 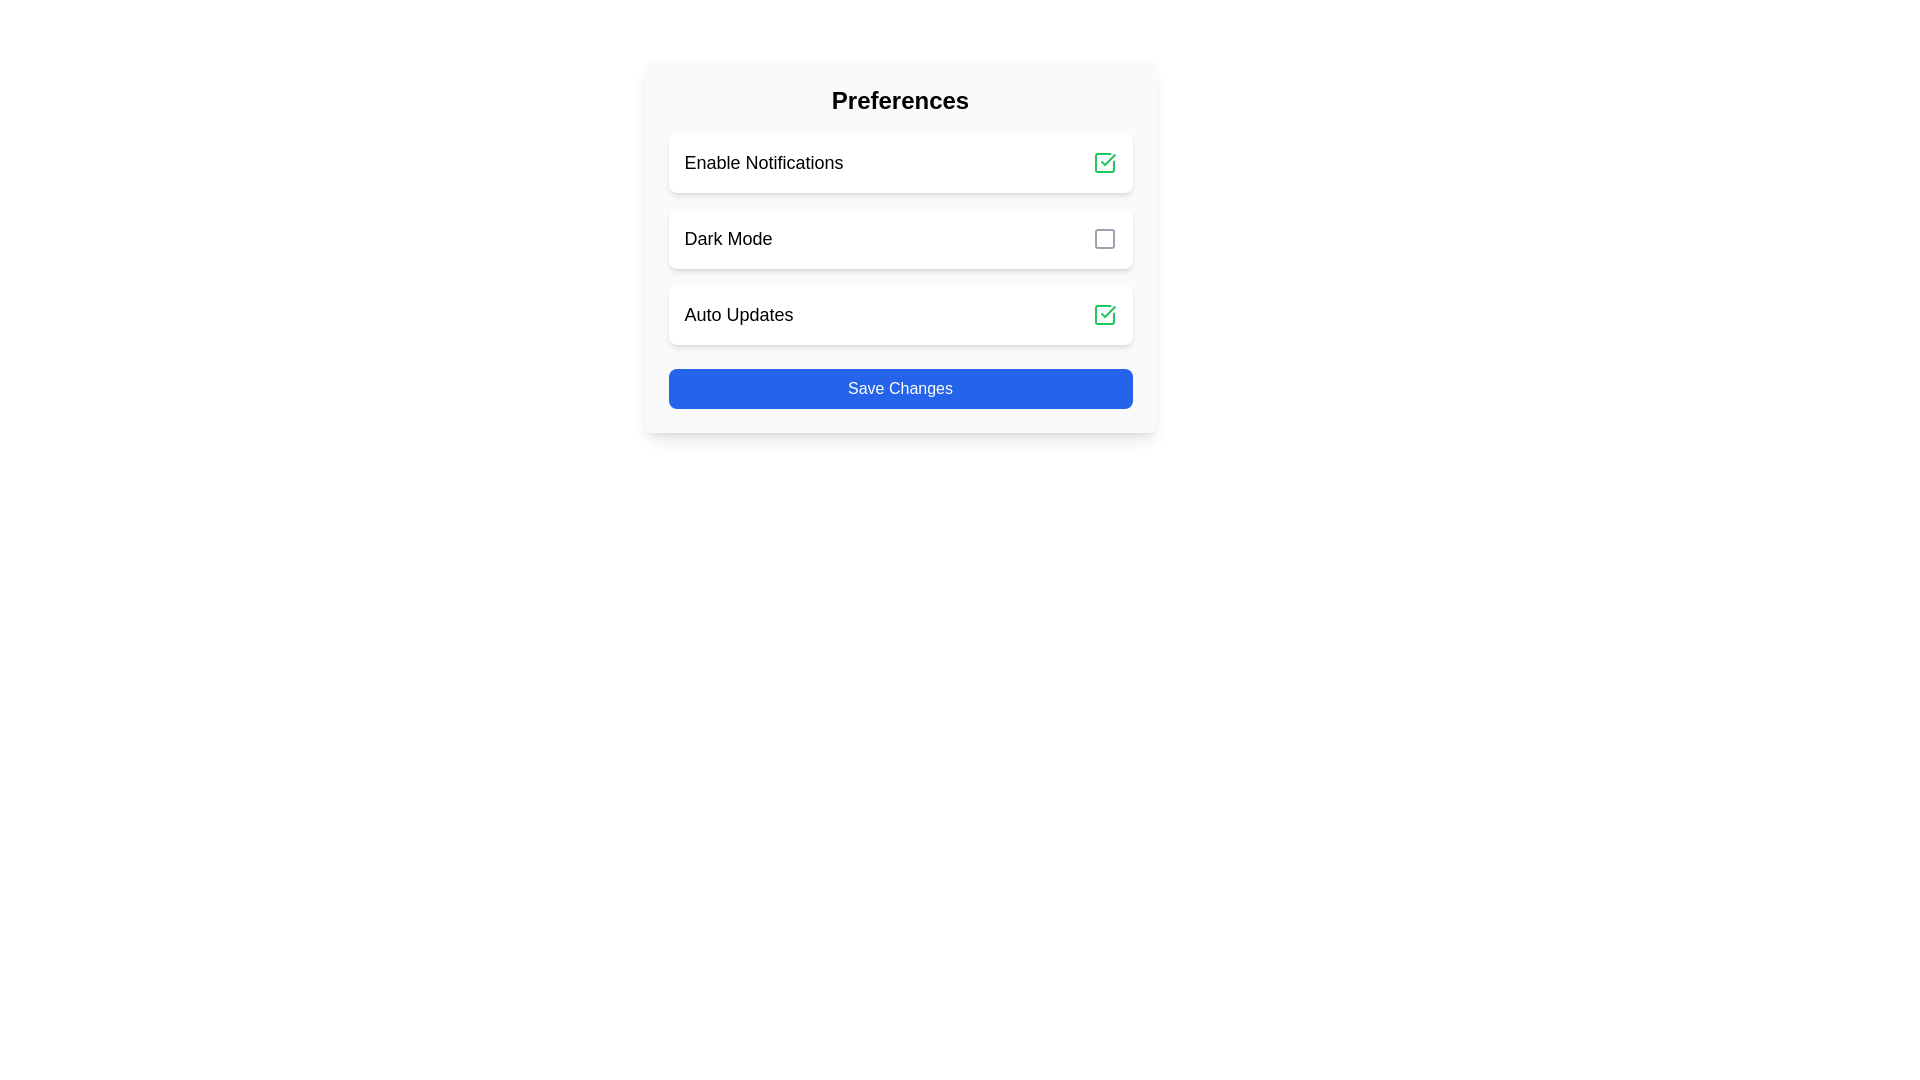 I want to click on the 'Auto Updates' text label in the Preferences menu, which is located on the left side of the third row and is aligned with a checkmark icon, so click(x=738, y=315).